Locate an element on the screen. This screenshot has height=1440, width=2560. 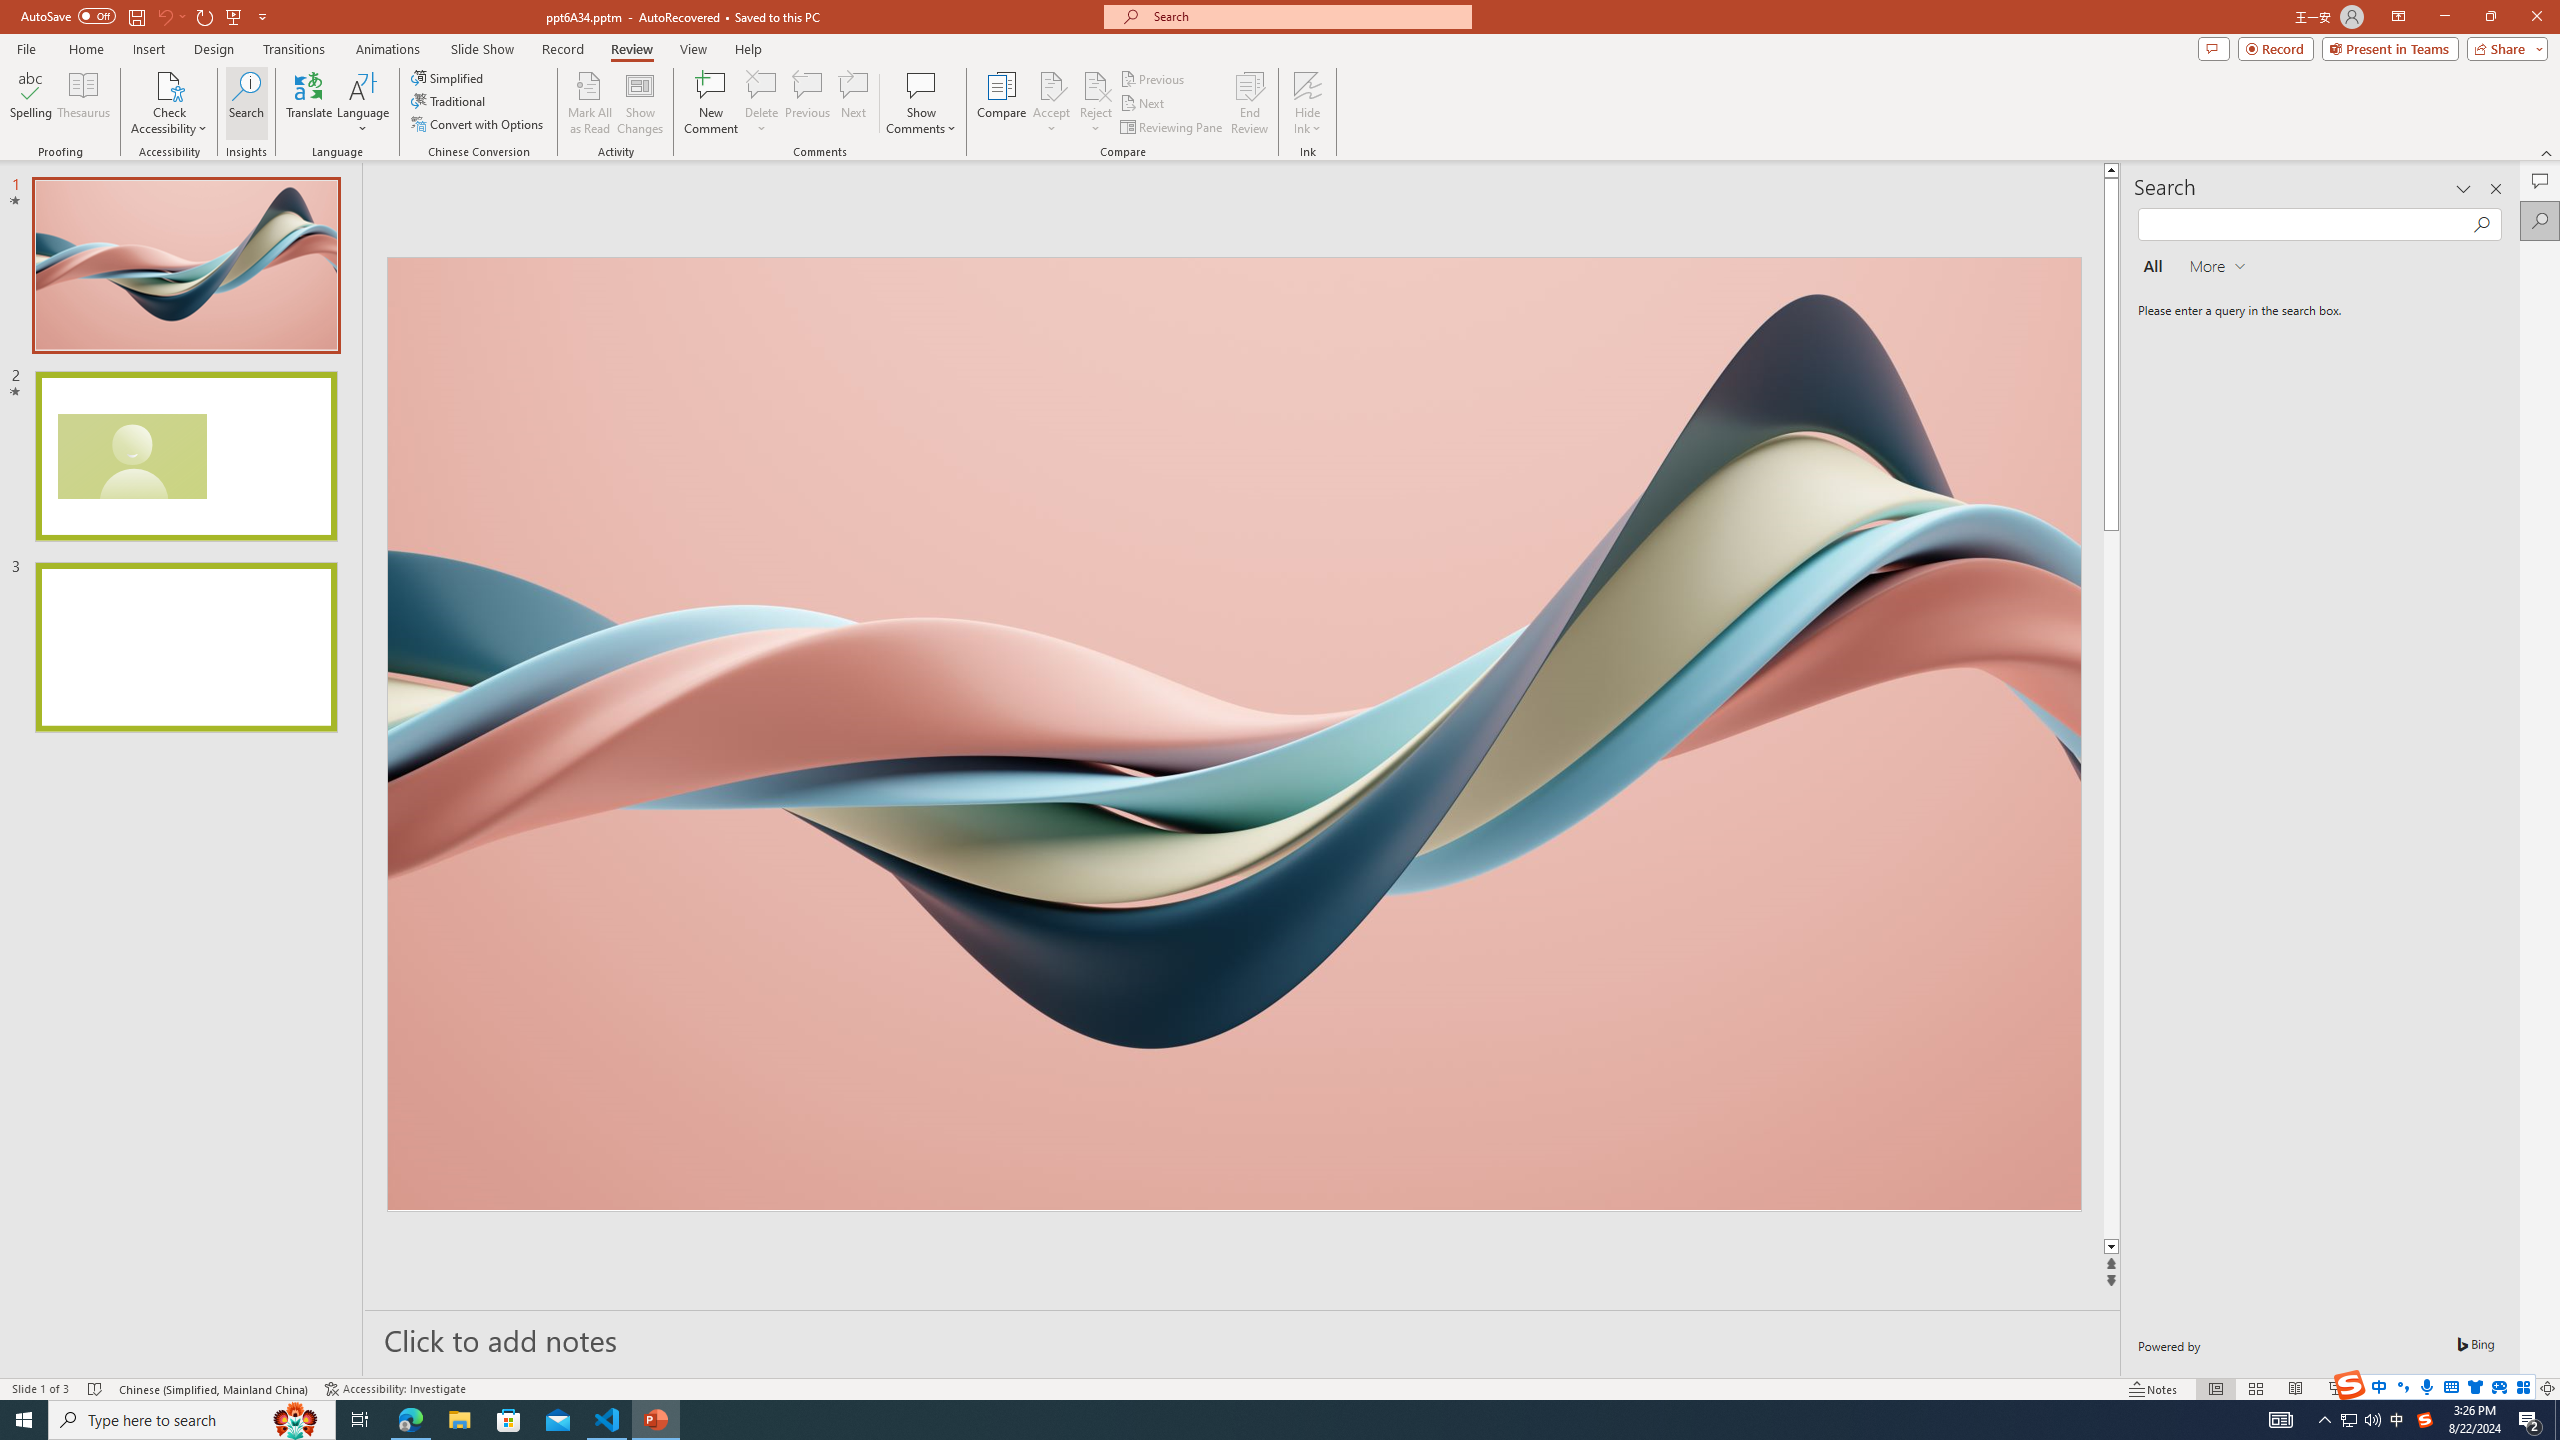
'Thesaurus...' is located at coordinates (82, 103).